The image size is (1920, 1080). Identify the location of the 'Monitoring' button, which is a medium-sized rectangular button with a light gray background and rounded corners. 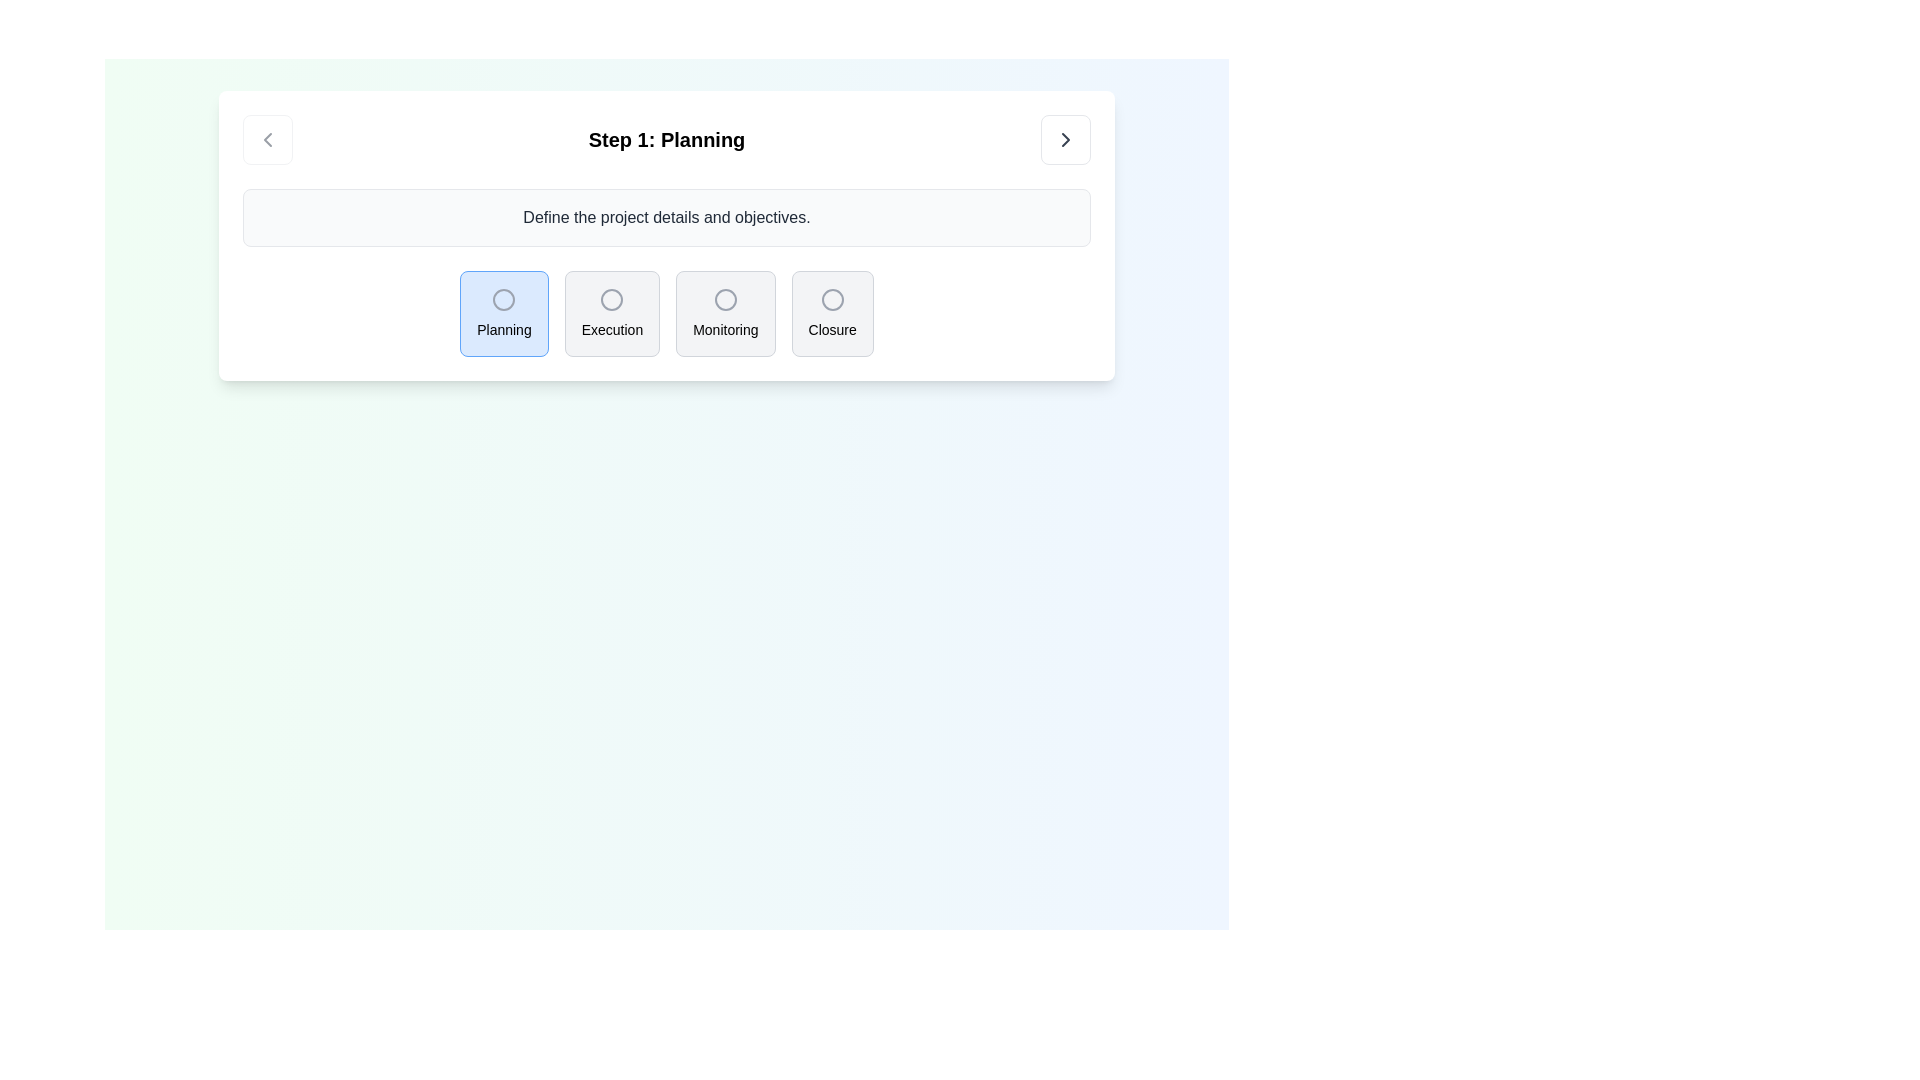
(724, 313).